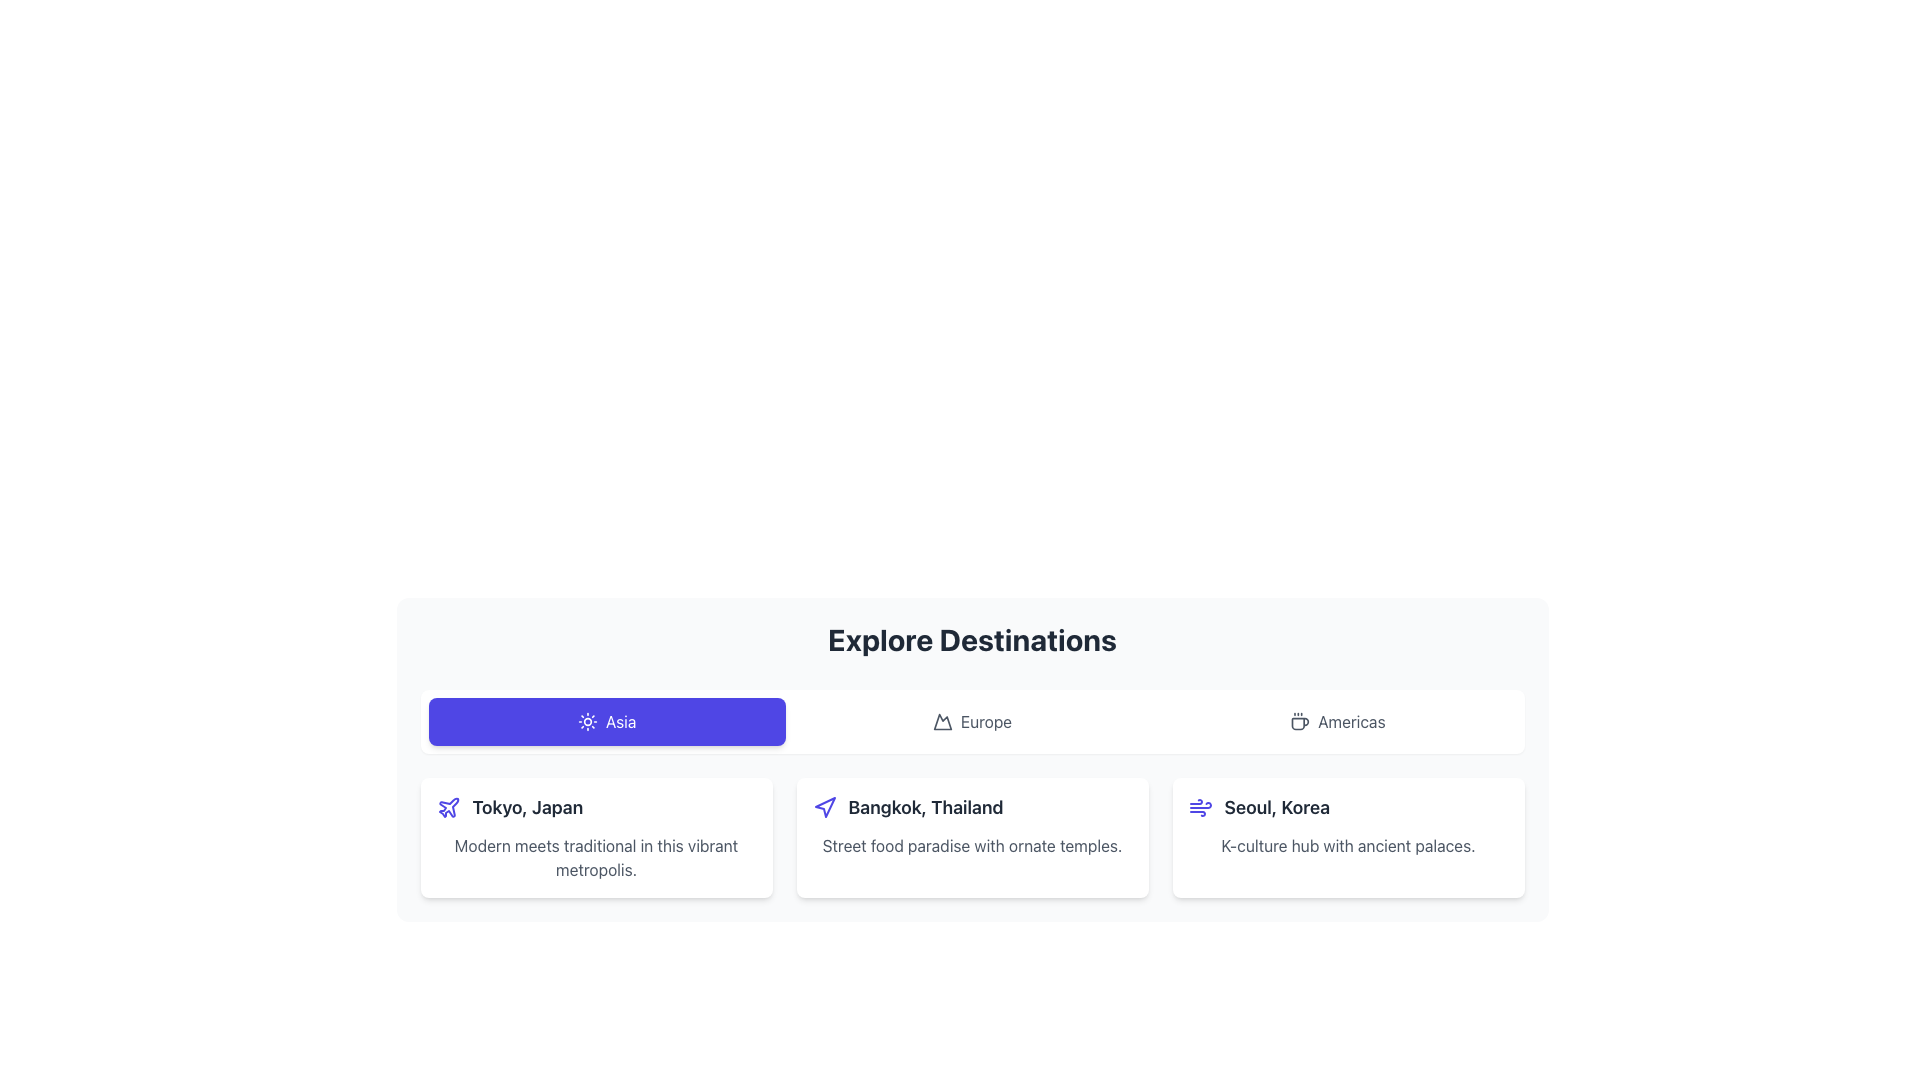 This screenshot has height=1080, width=1920. I want to click on the text label displaying 'Americas' on the rightmost segment of the navigation bar, so click(1351, 721).